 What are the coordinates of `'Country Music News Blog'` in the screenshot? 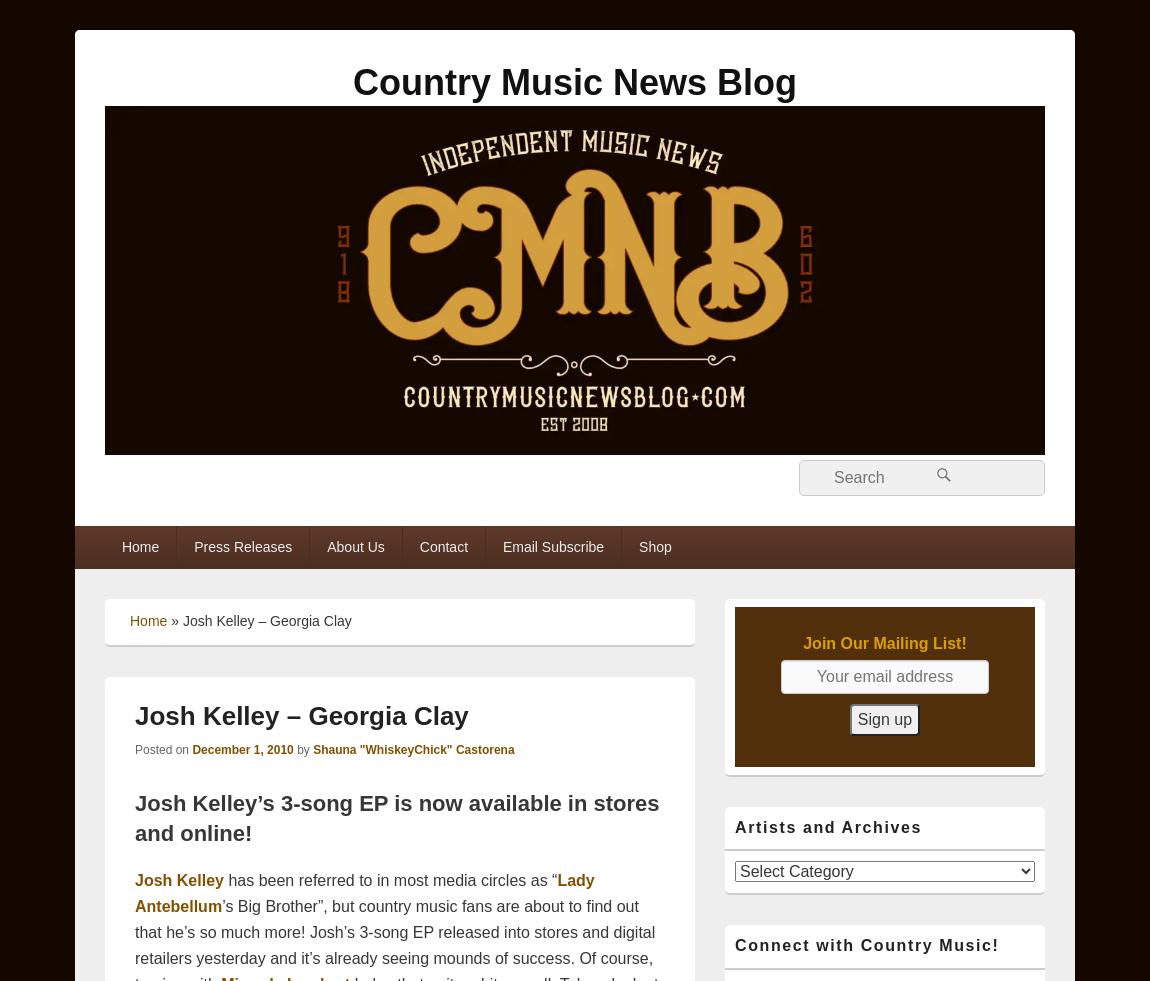 It's located at (574, 81).